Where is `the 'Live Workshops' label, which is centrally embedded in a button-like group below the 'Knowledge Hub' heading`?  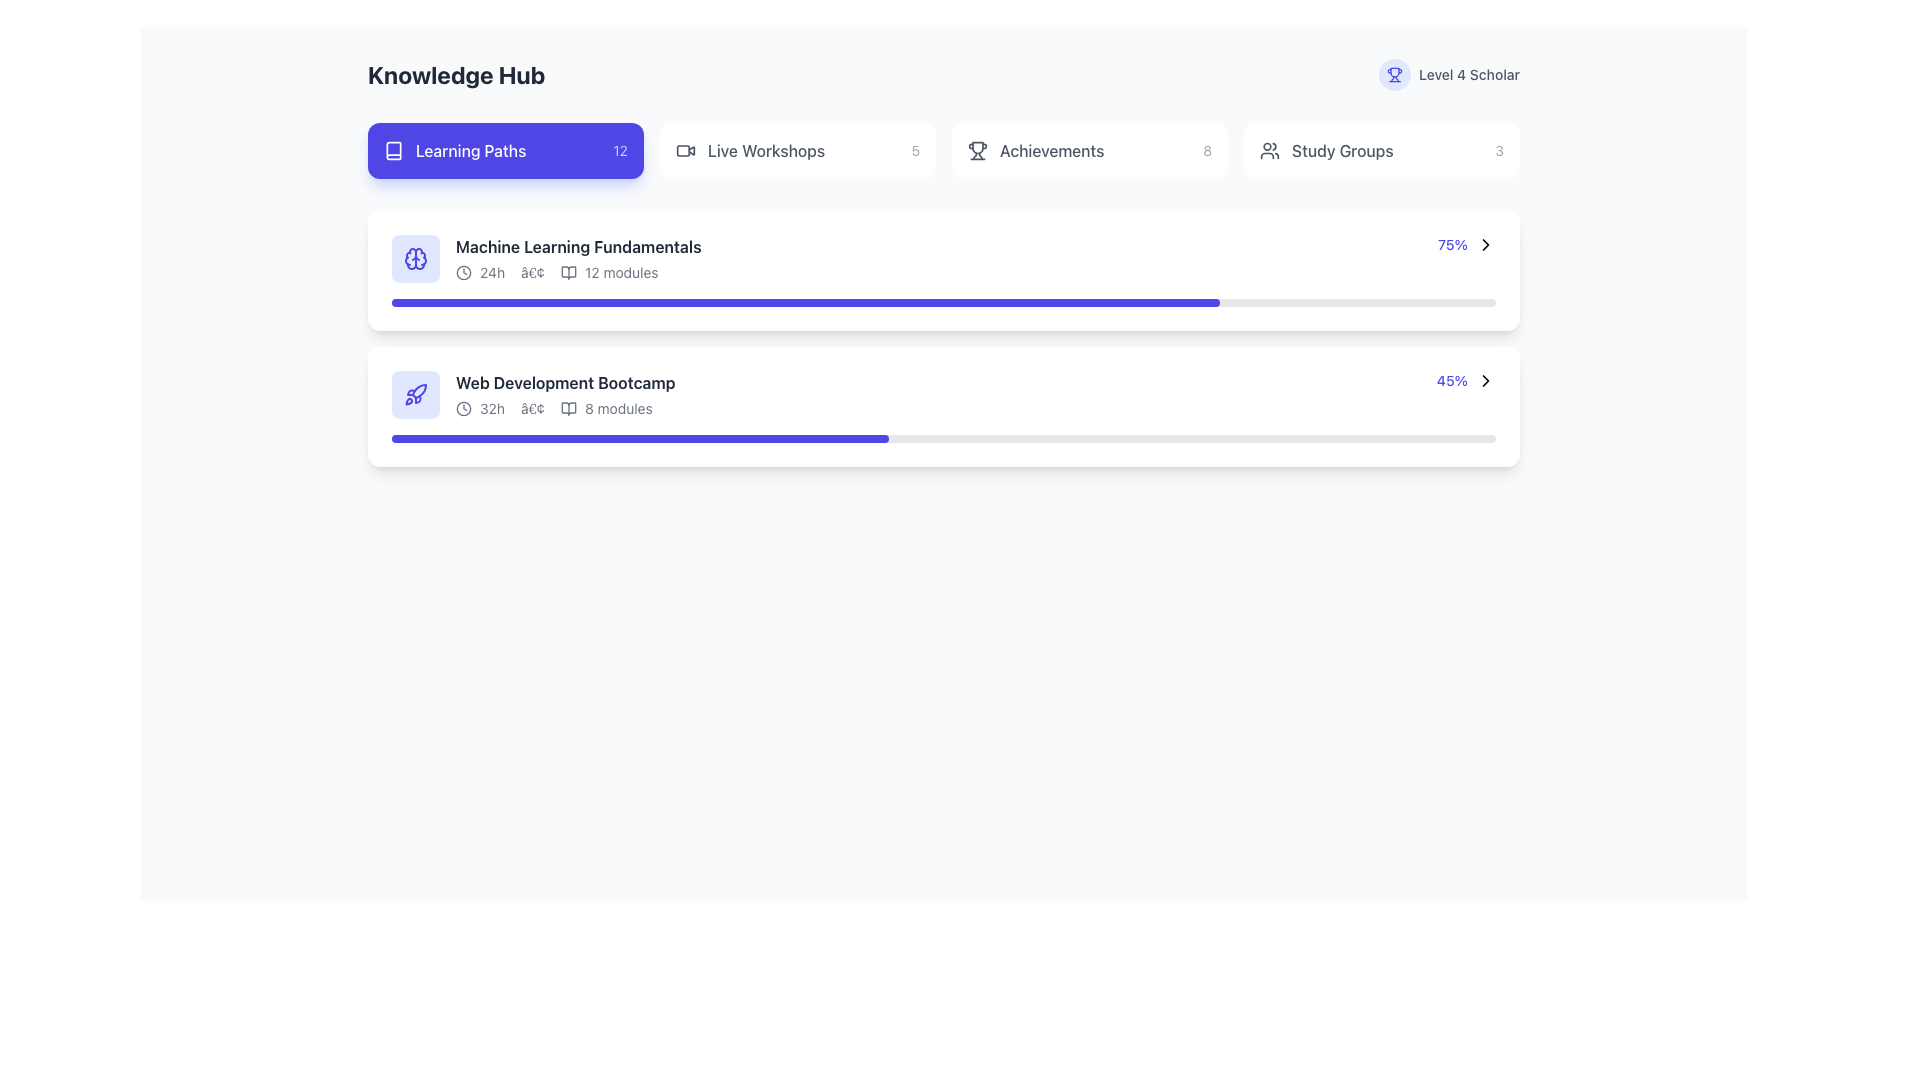
the 'Live Workshops' label, which is centrally embedded in a button-like group below the 'Knowledge Hub' heading is located at coordinates (765, 149).